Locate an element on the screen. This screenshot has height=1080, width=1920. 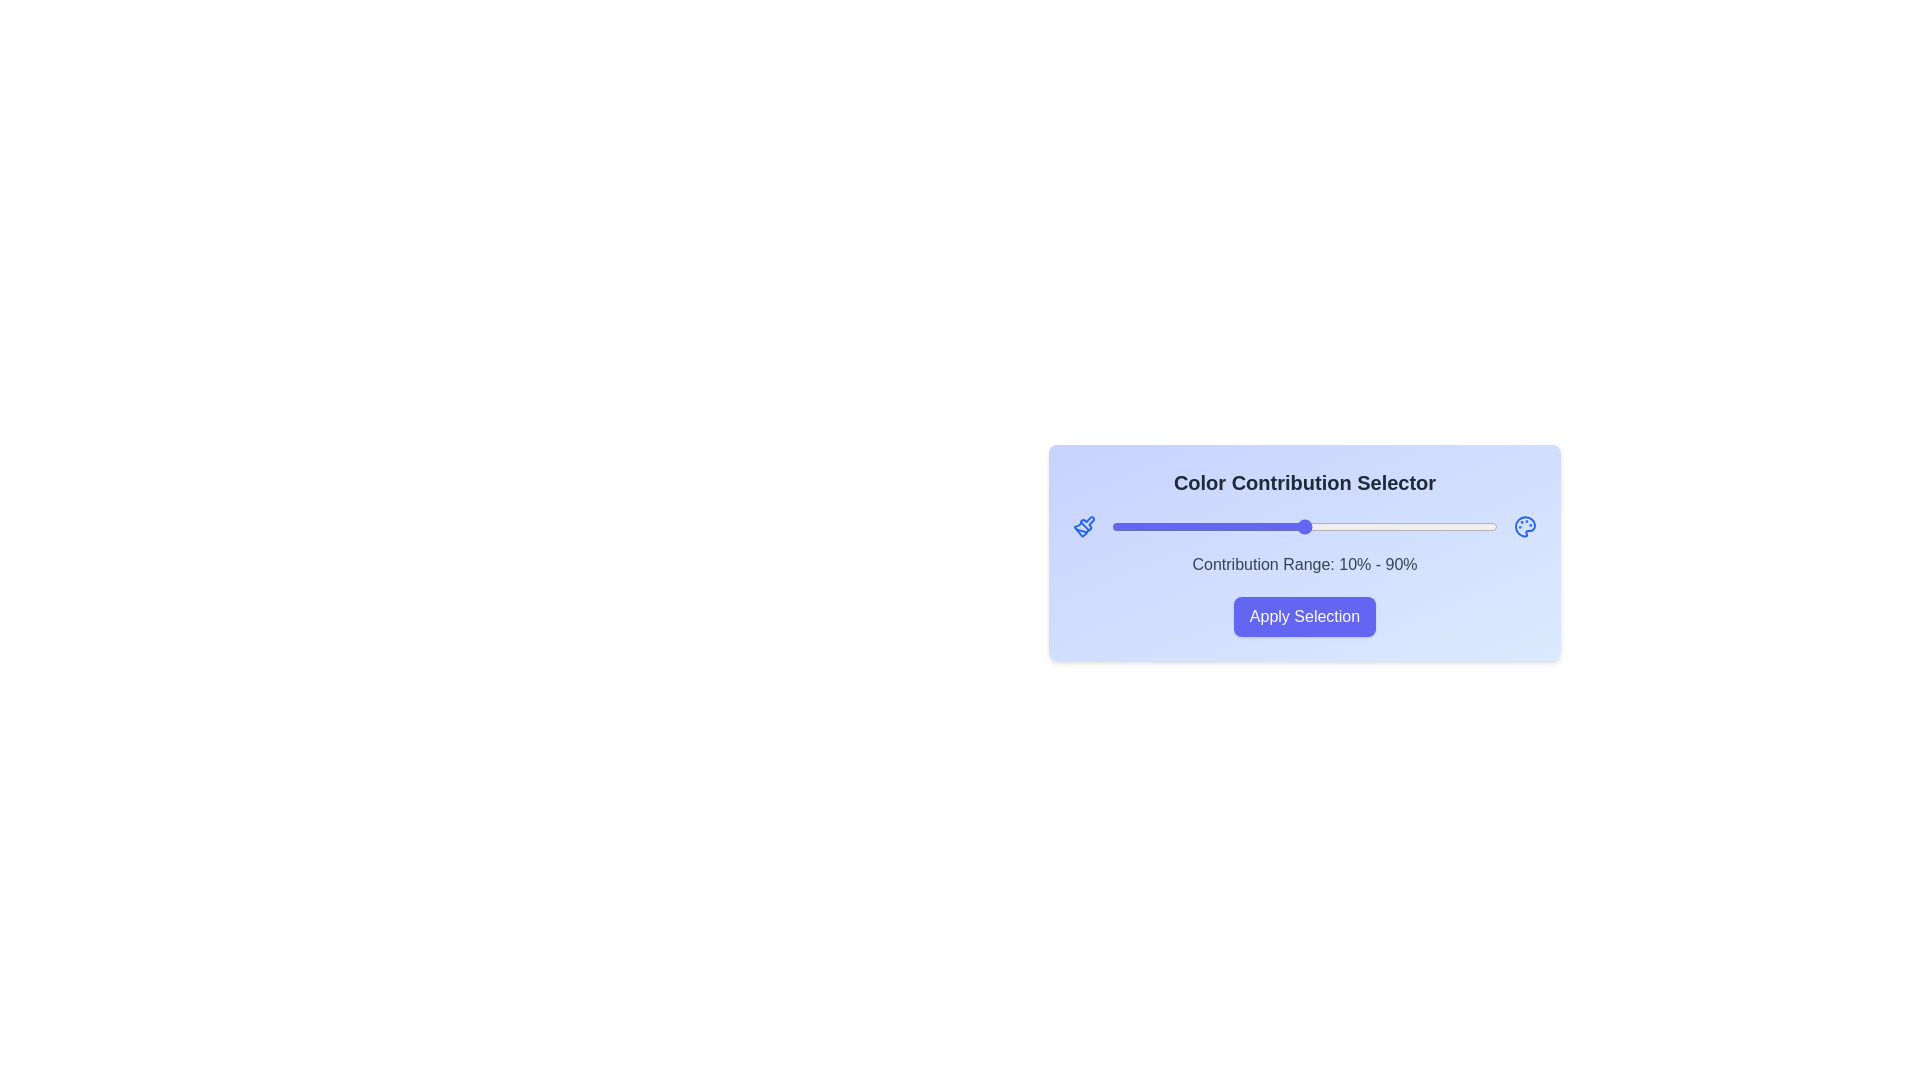
the 'Apply Selection' button is located at coordinates (1305, 616).